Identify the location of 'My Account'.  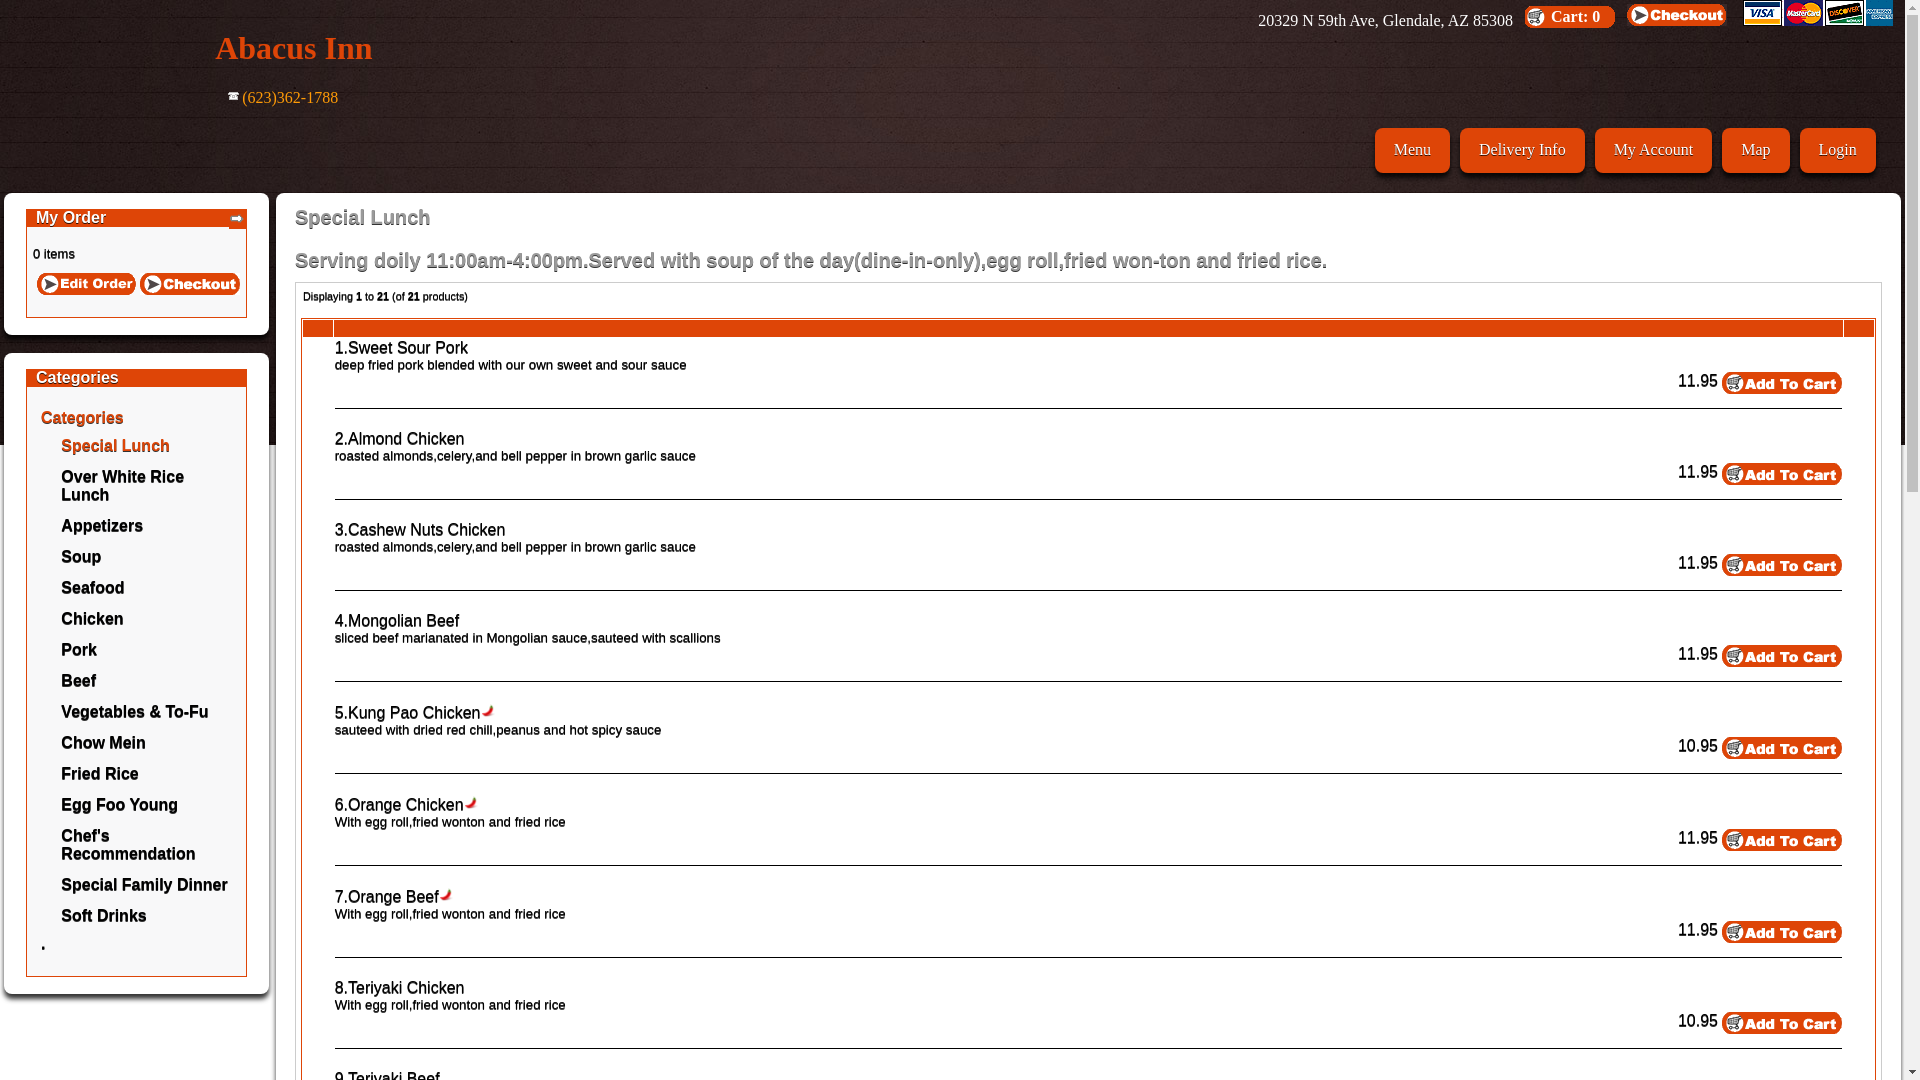
(1654, 149).